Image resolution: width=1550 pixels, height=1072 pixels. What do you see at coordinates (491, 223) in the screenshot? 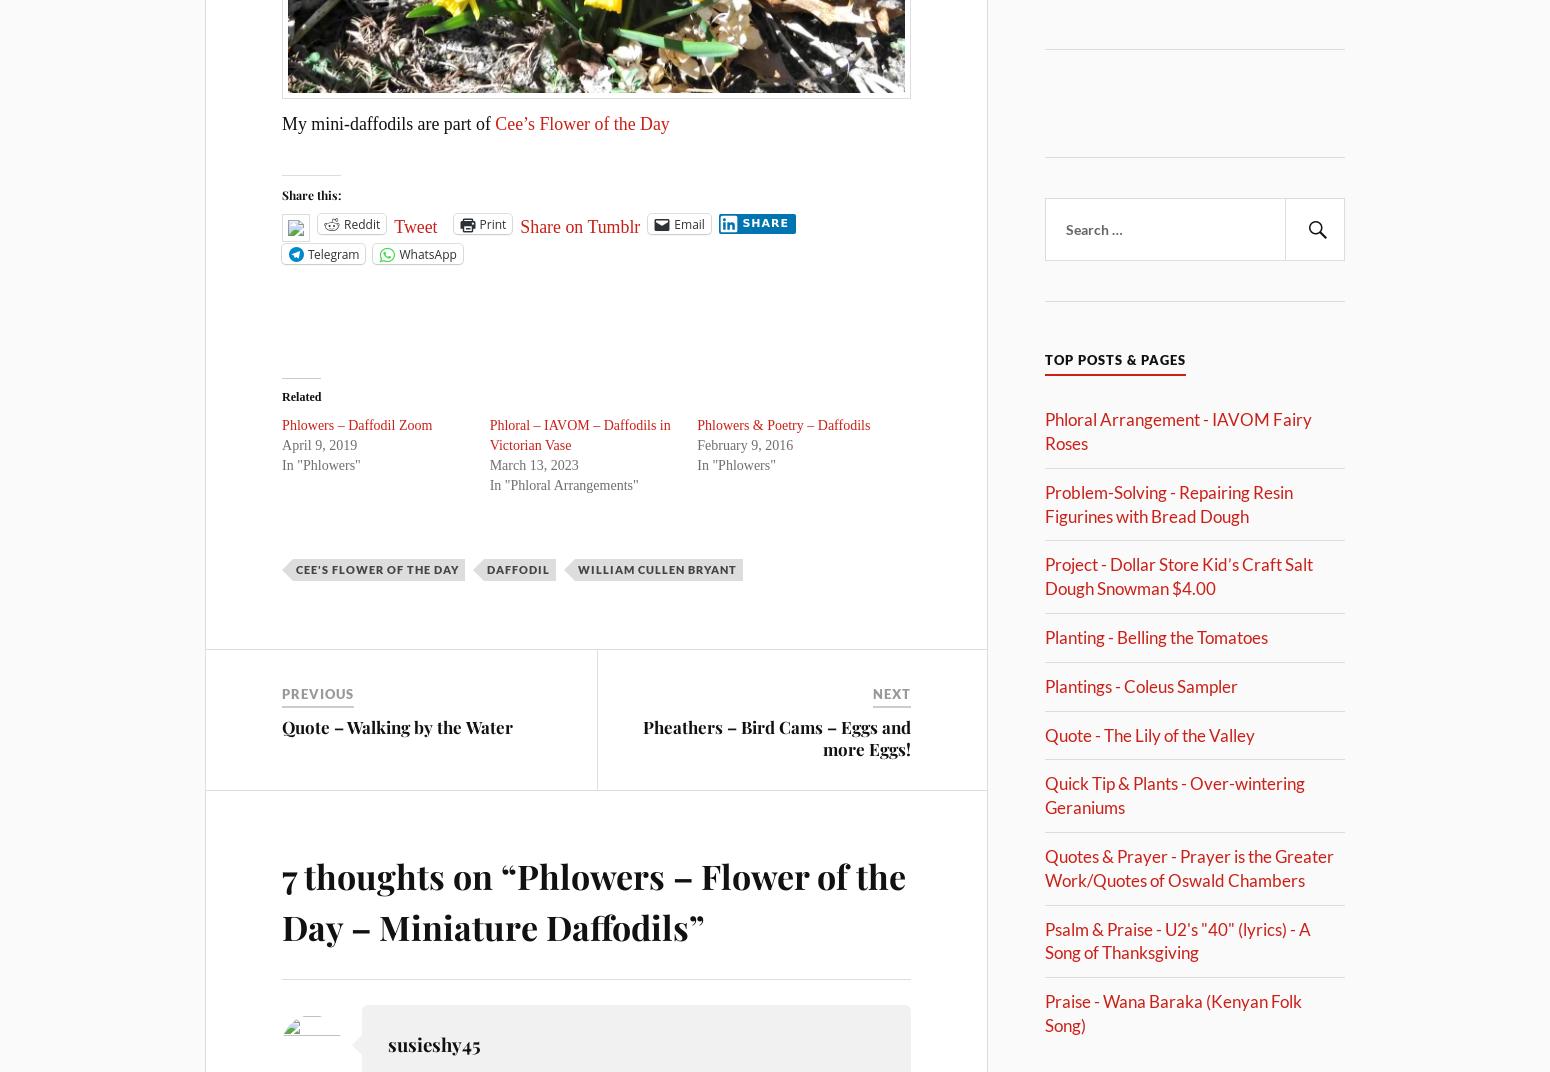
I see `'Print'` at bounding box center [491, 223].